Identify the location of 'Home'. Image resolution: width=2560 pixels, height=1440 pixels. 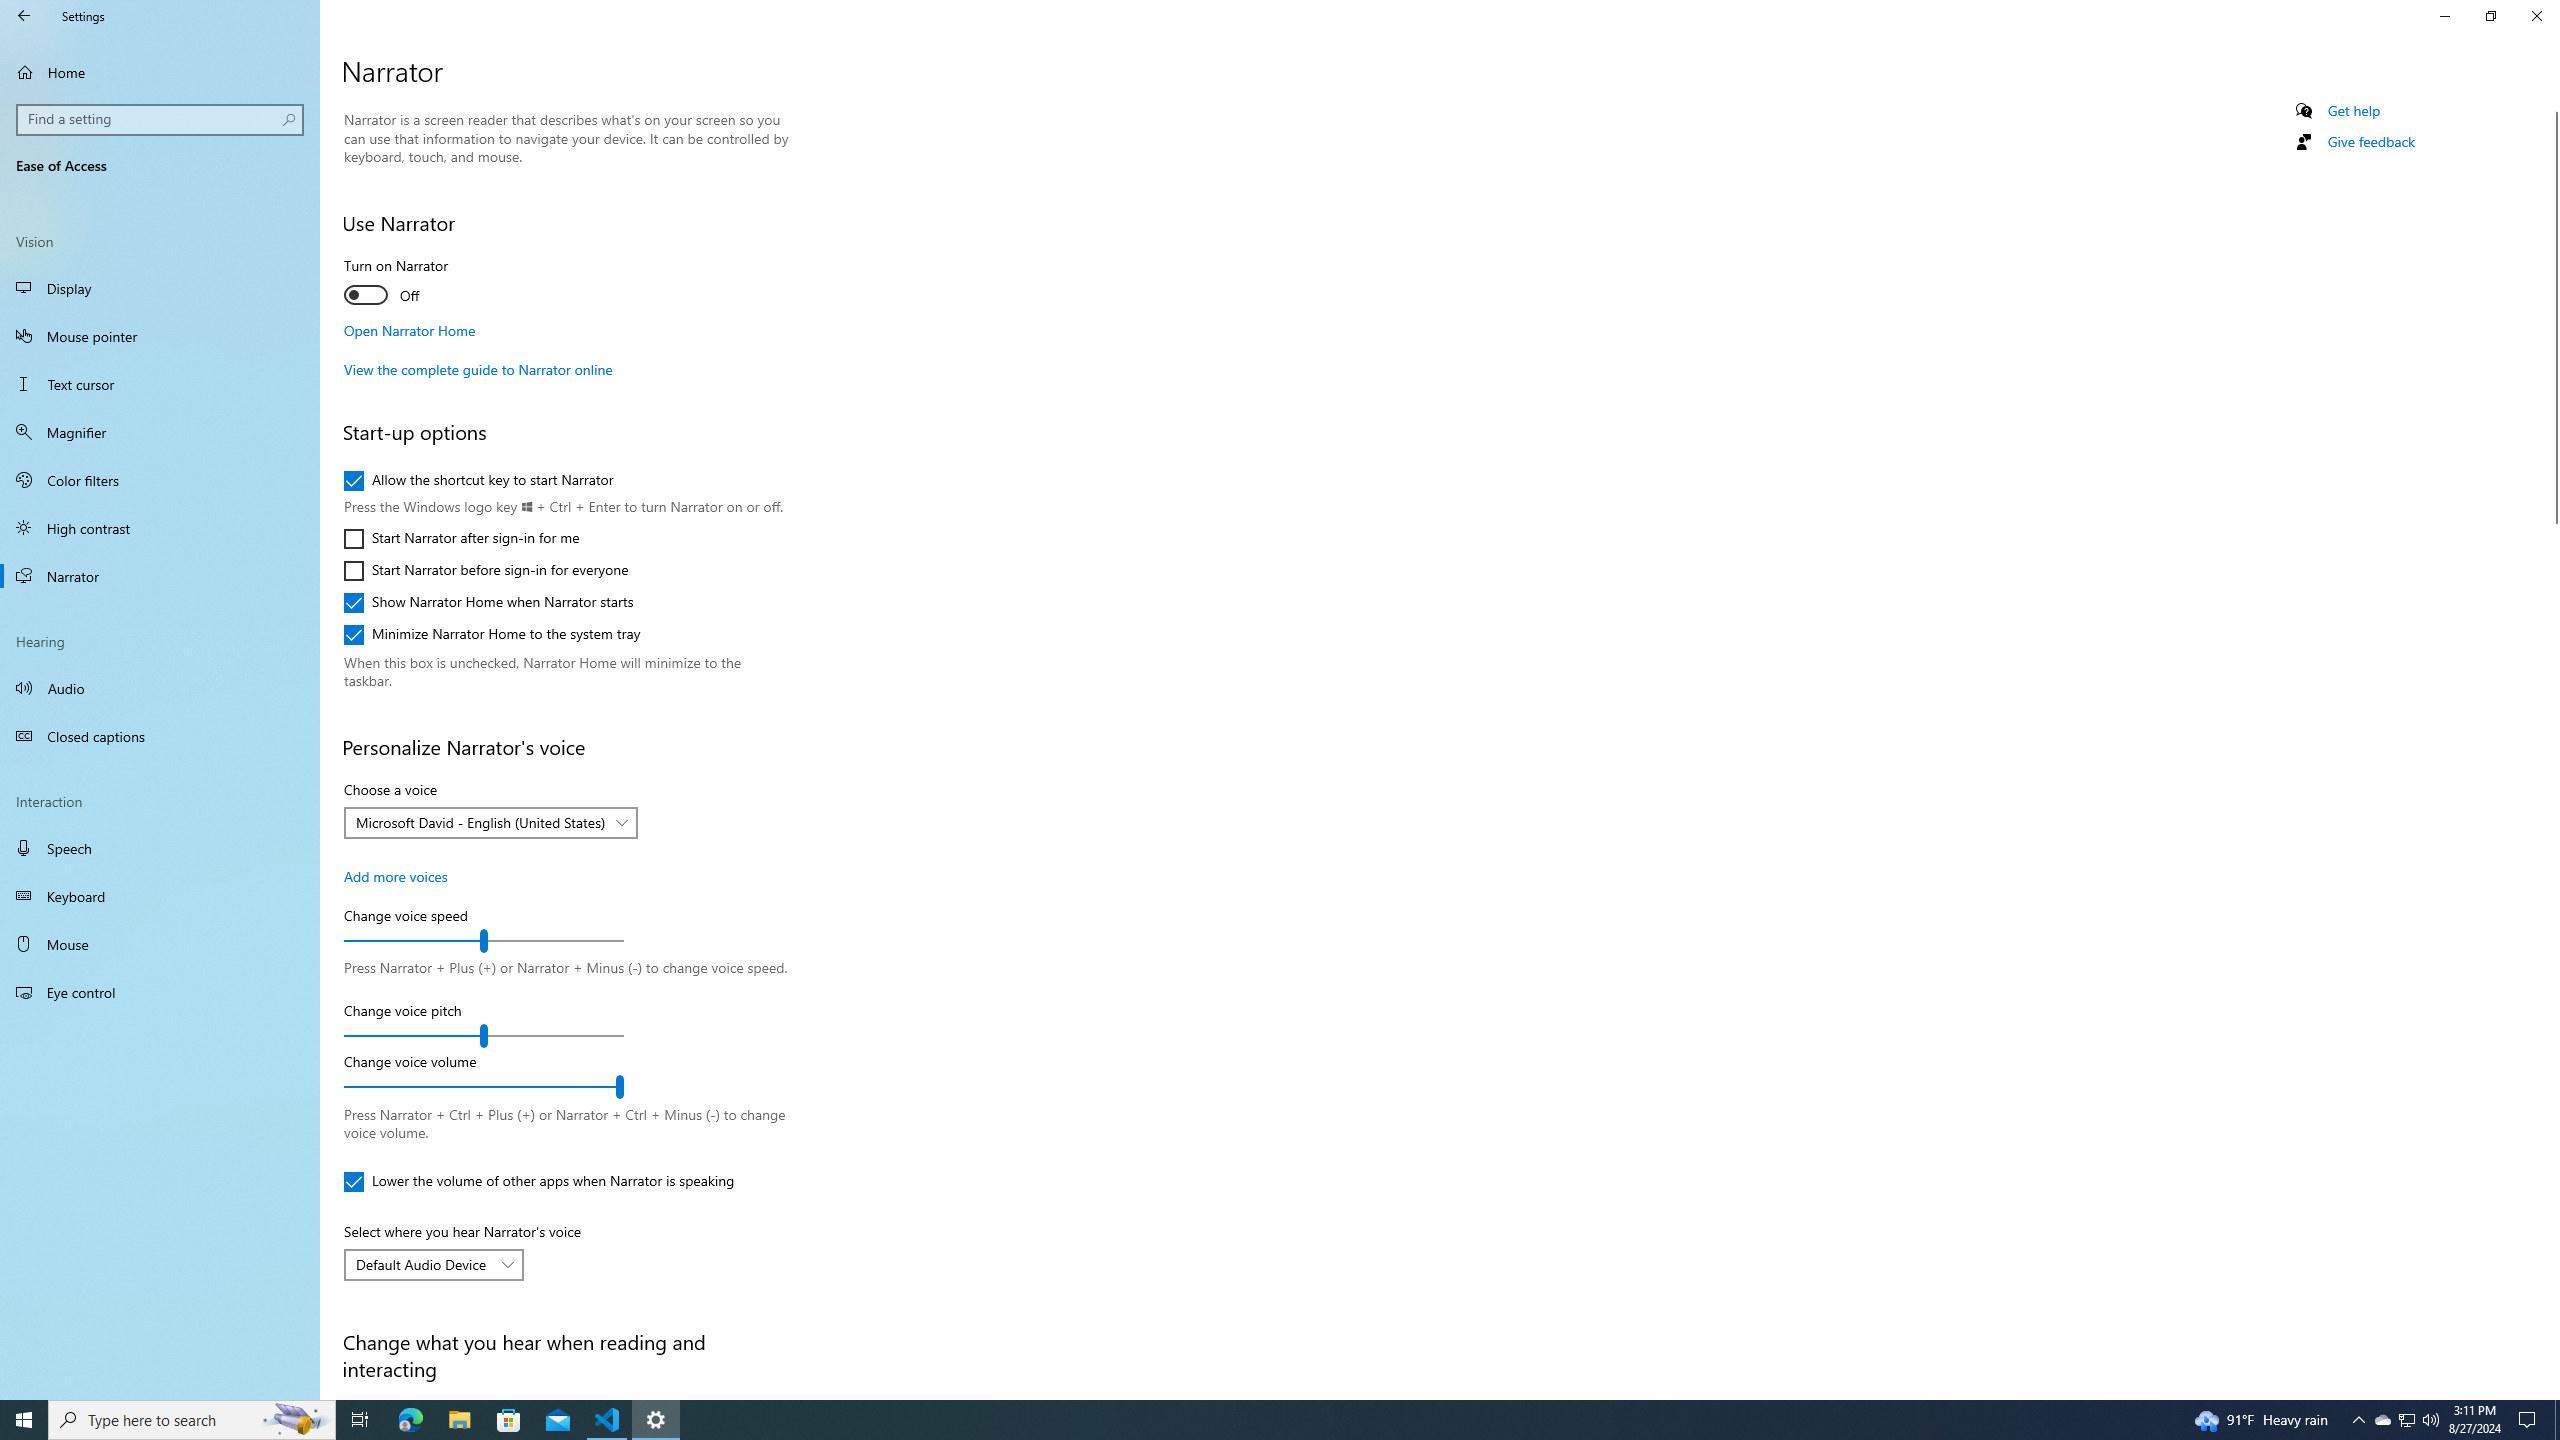
(159, 72).